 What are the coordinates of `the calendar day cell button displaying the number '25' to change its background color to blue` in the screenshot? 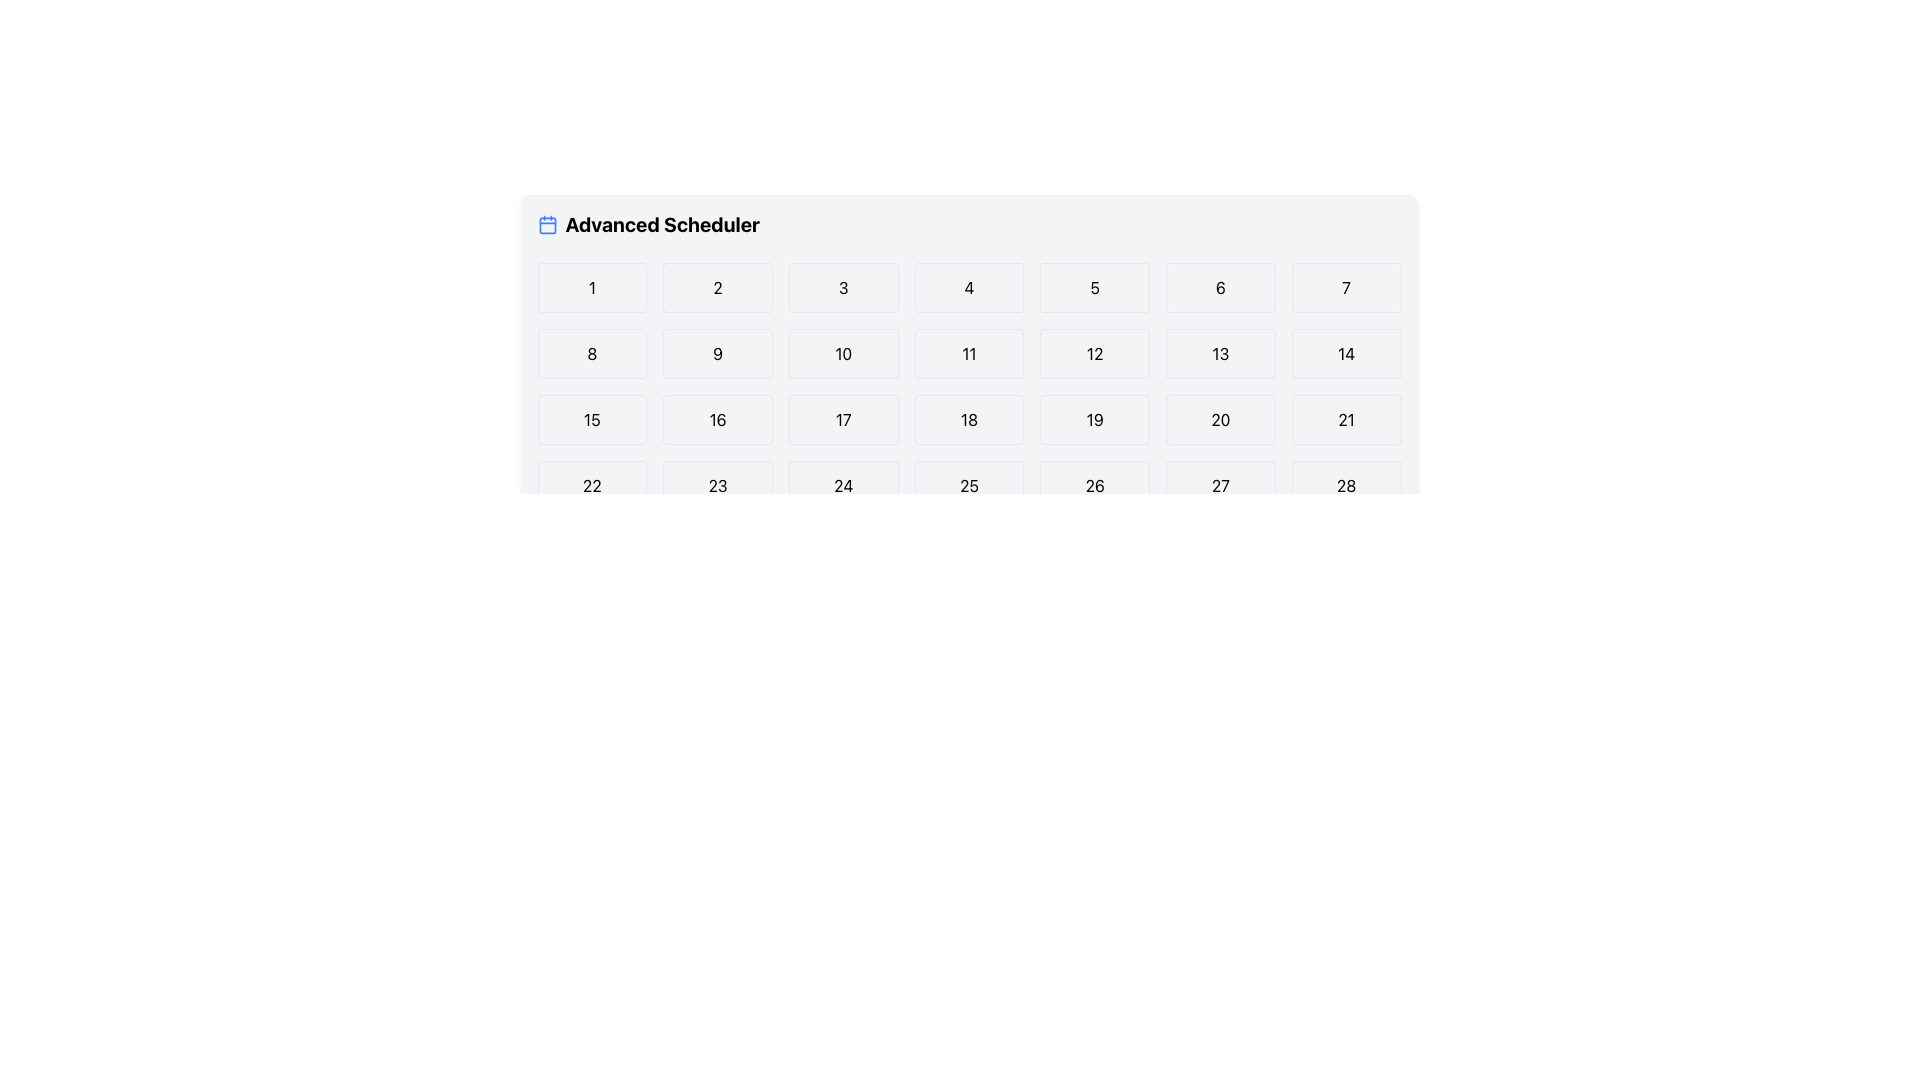 It's located at (969, 486).